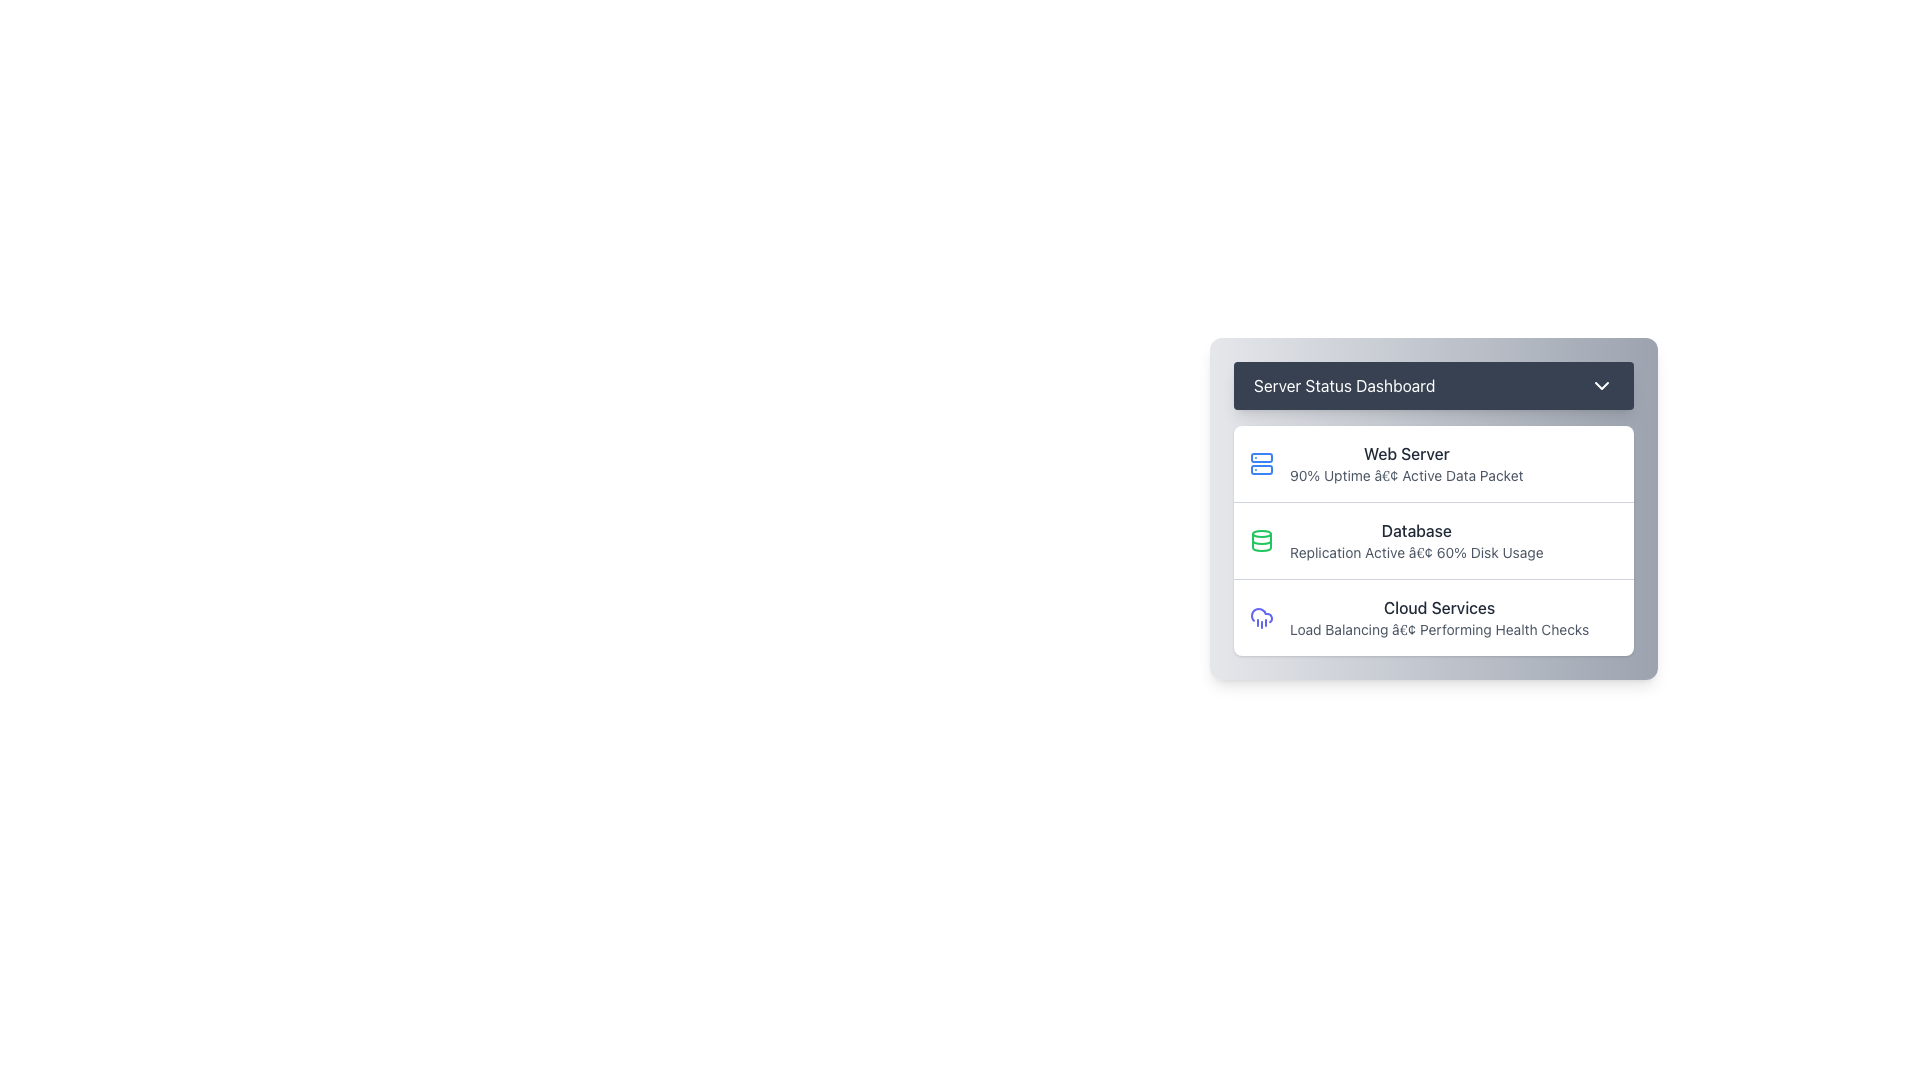 This screenshot has height=1080, width=1920. Describe the element at coordinates (1261, 470) in the screenshot. I see `the second rectangle inside the 'Web Server' icon in the 'Server Status Dashboard', which visually represents part of a server rack` at that location.